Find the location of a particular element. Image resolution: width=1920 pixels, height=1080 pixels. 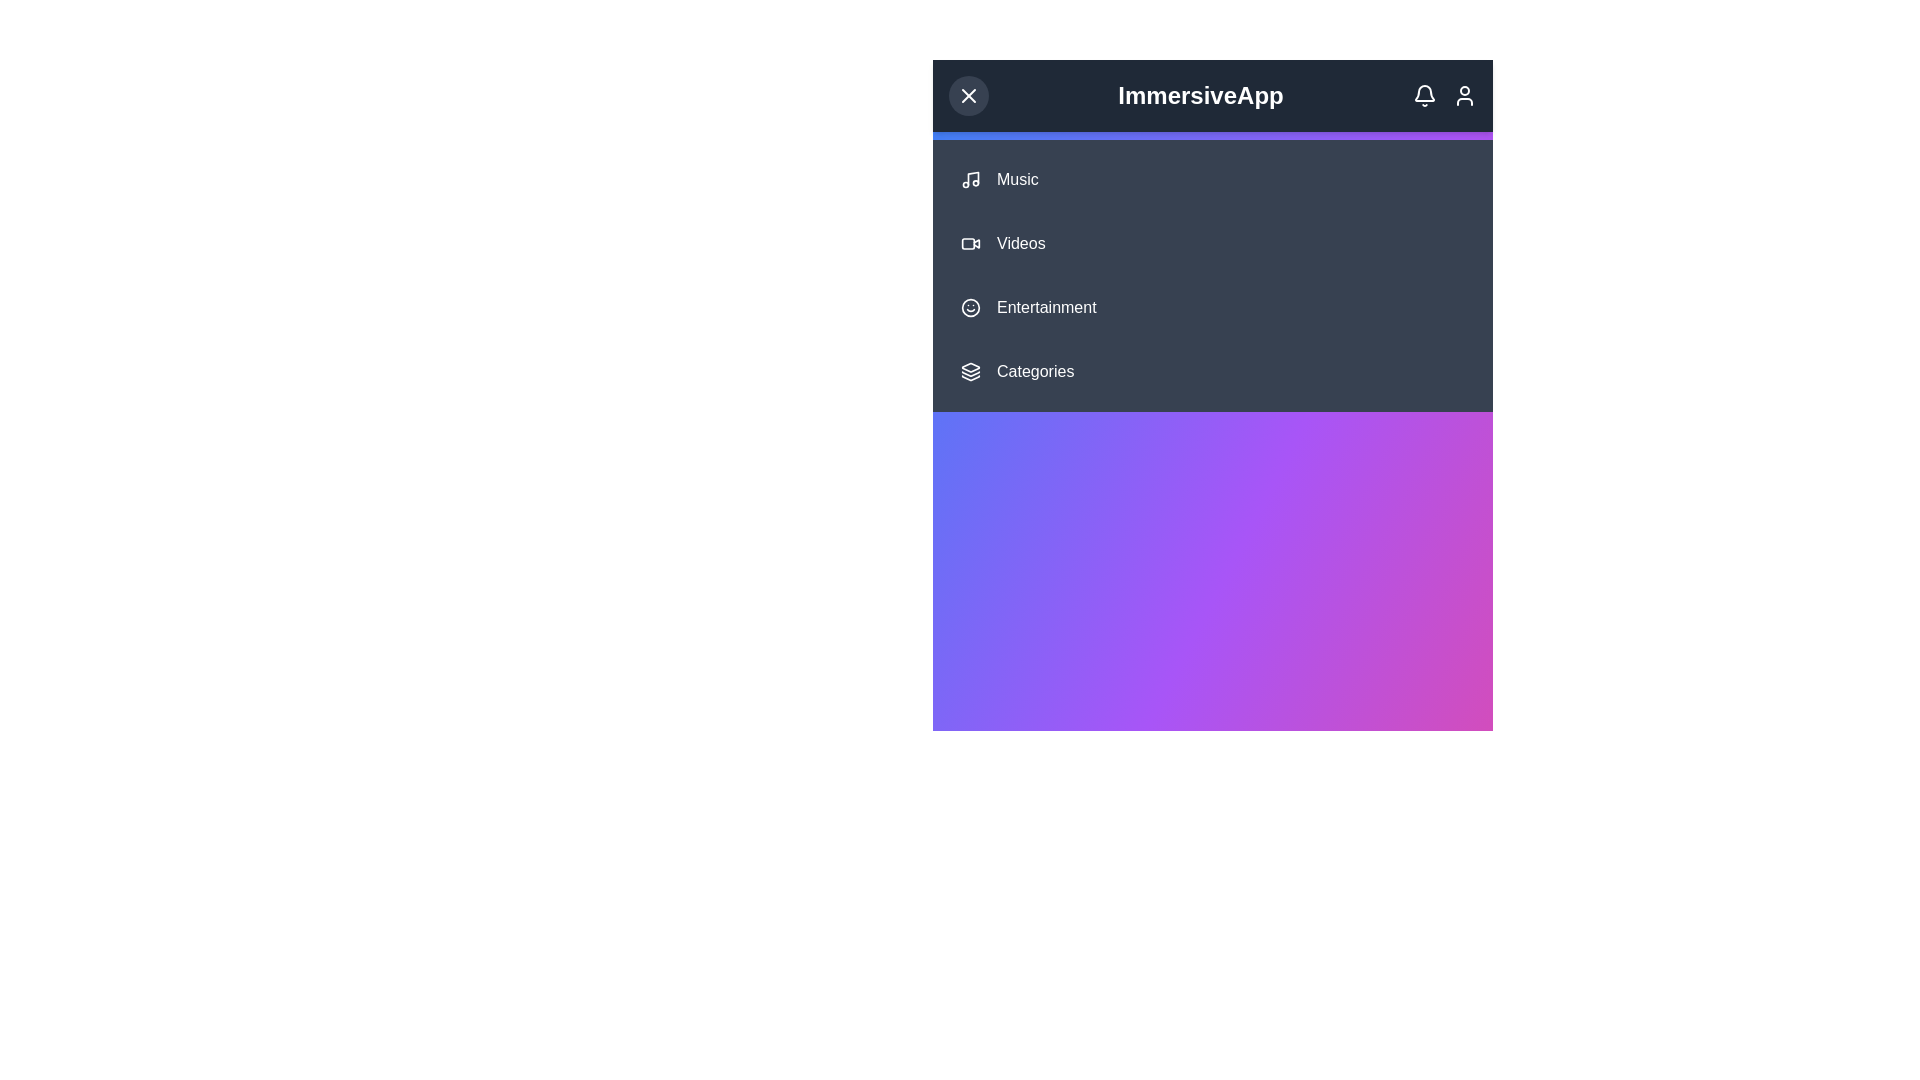

the 'Entertainment' menu item is located at coordinates (1212, 308).